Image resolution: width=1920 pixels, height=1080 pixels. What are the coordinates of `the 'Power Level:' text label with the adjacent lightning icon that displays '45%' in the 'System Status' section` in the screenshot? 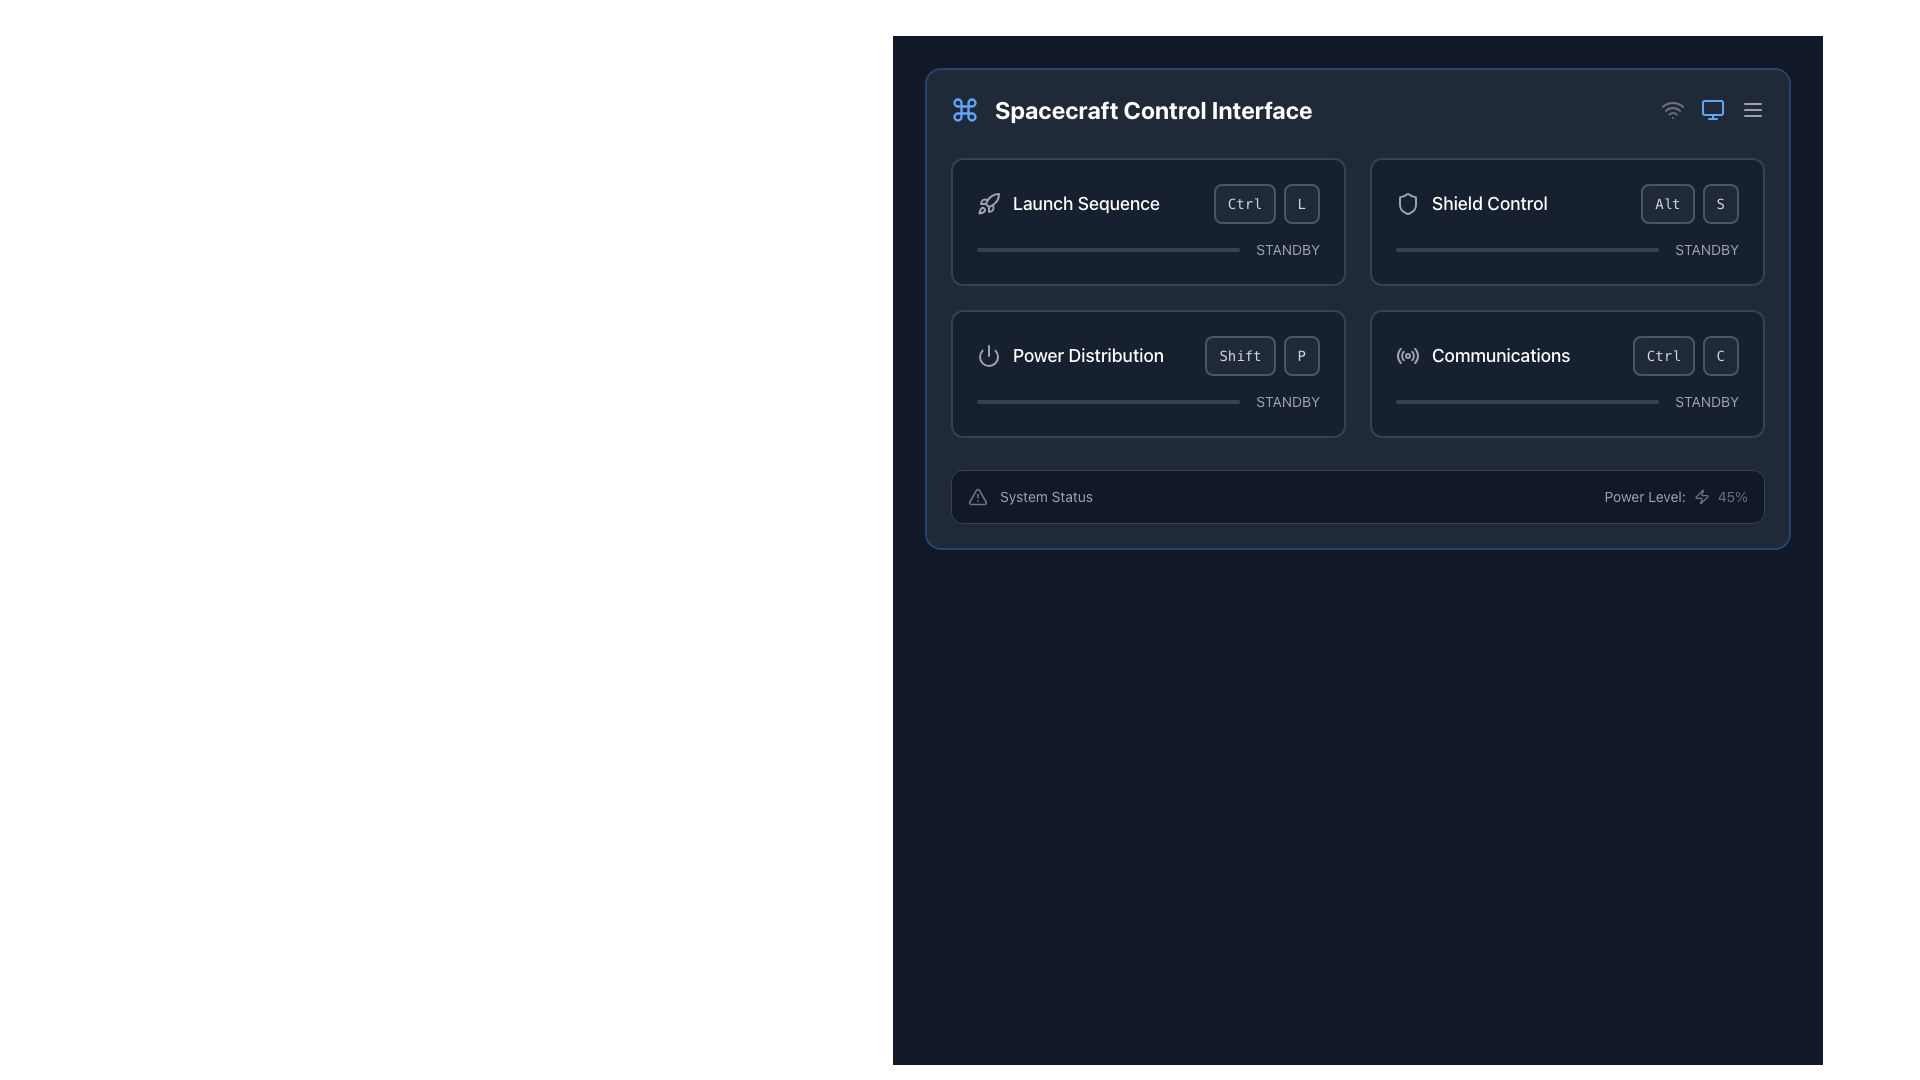 It's located at (1676, 496).